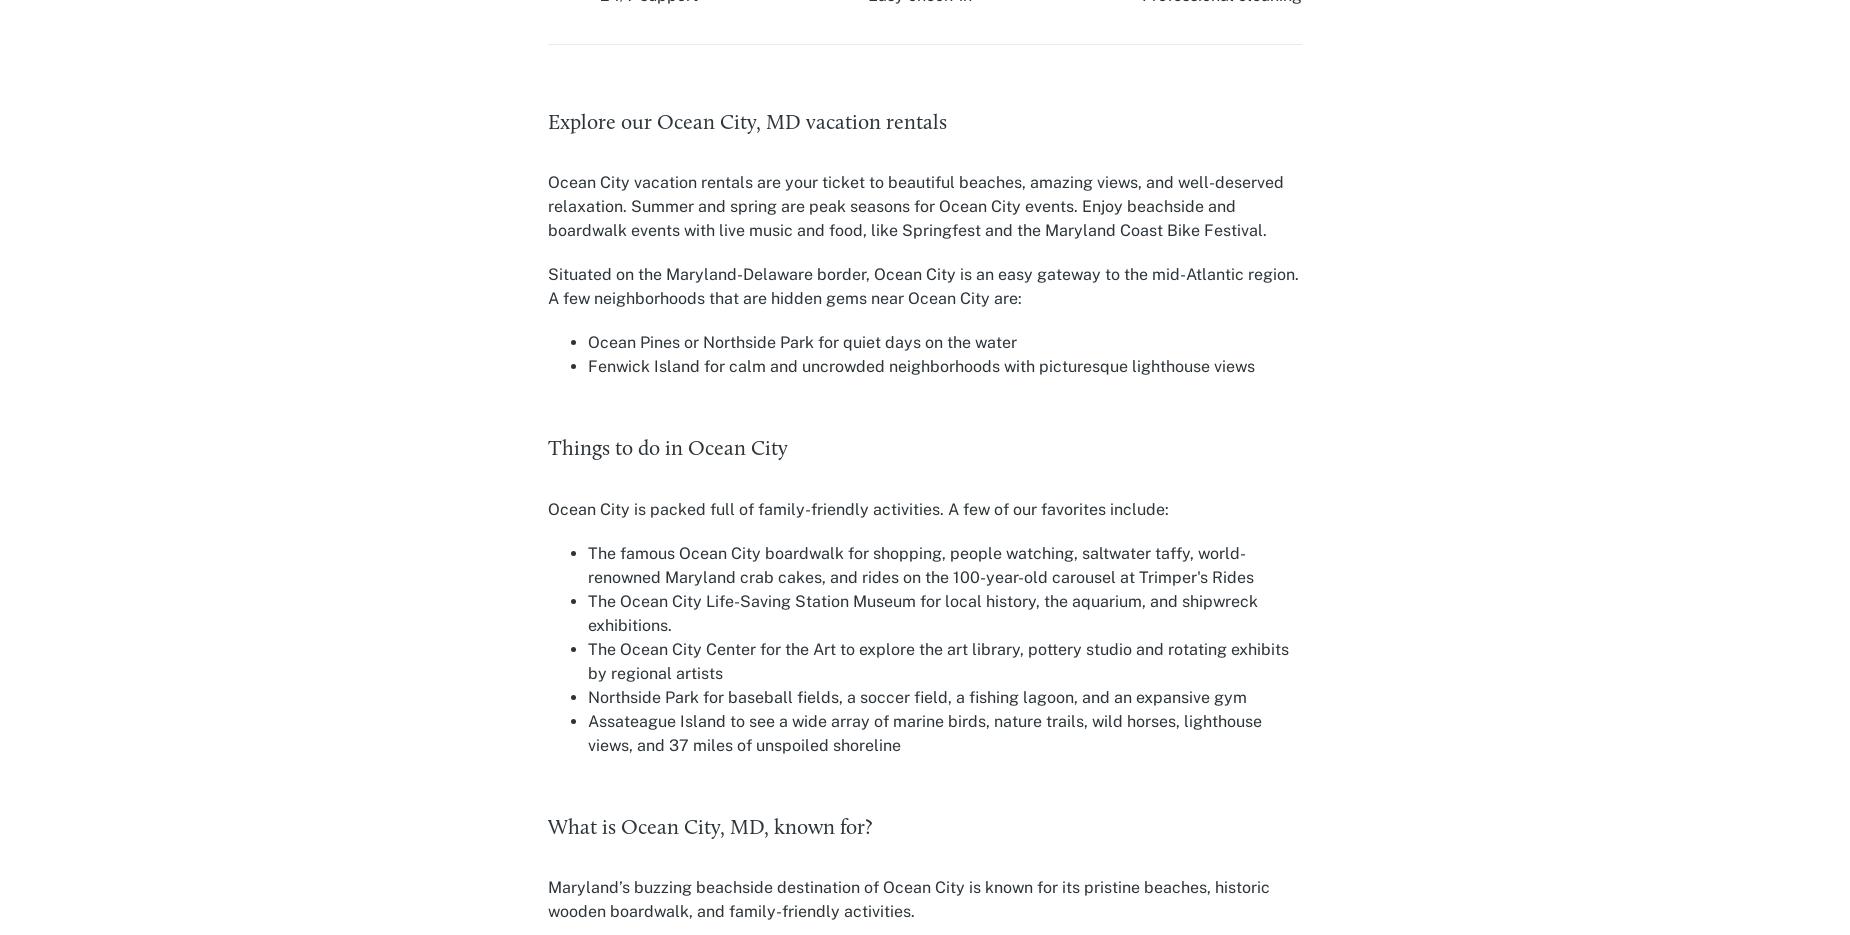 This screenshot has height=935, width=1850. Describe the element at coordinates (922, 611) in the screenshot. I see `'The Ocean City Life-Saving Station Museum for local history, the aquarium, and shipwreck exhibitions.'` at that location.